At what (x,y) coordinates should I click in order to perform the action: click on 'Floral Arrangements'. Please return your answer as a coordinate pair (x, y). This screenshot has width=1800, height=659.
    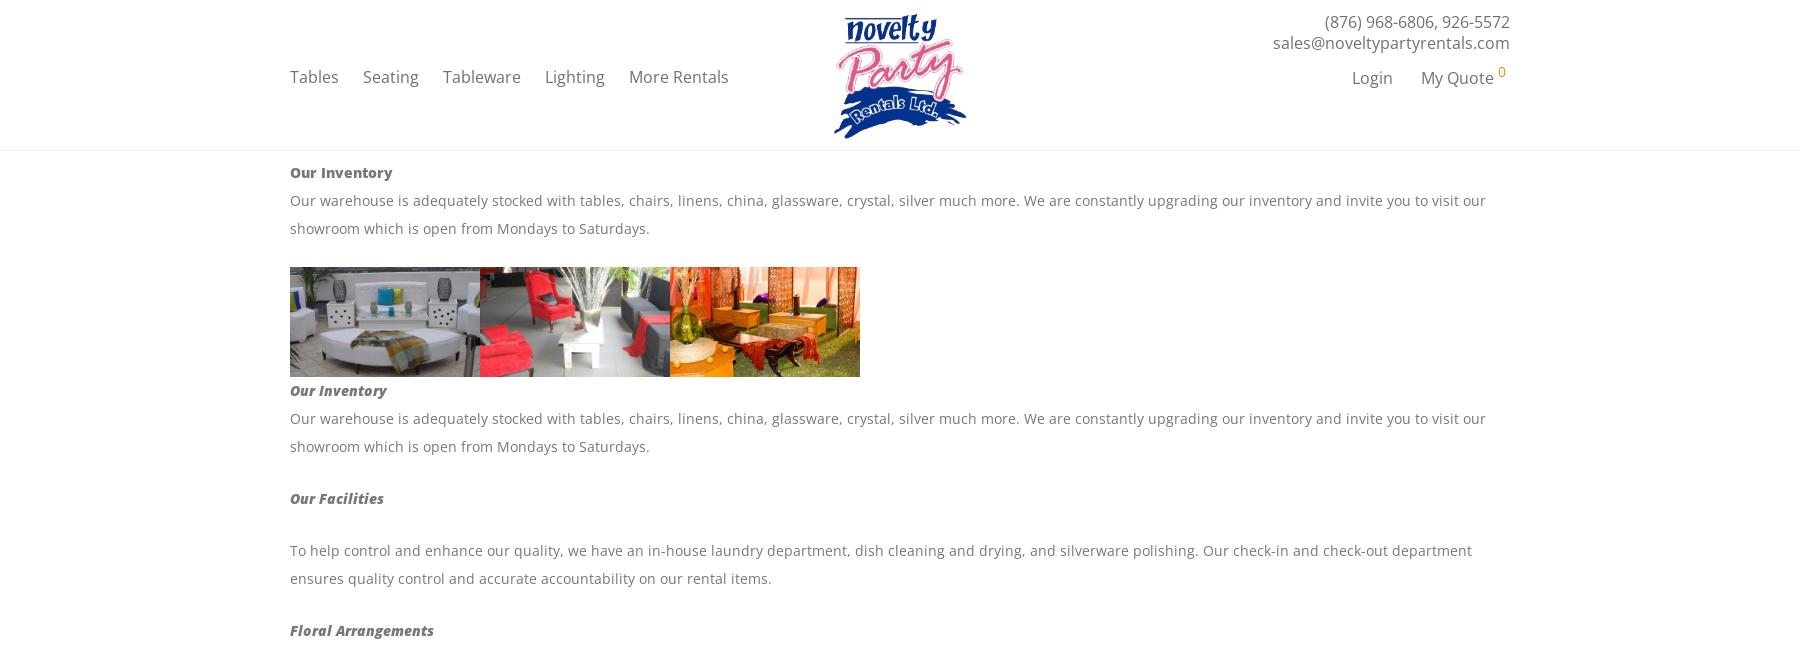
    Looking at the image, I should click on (361, 630).